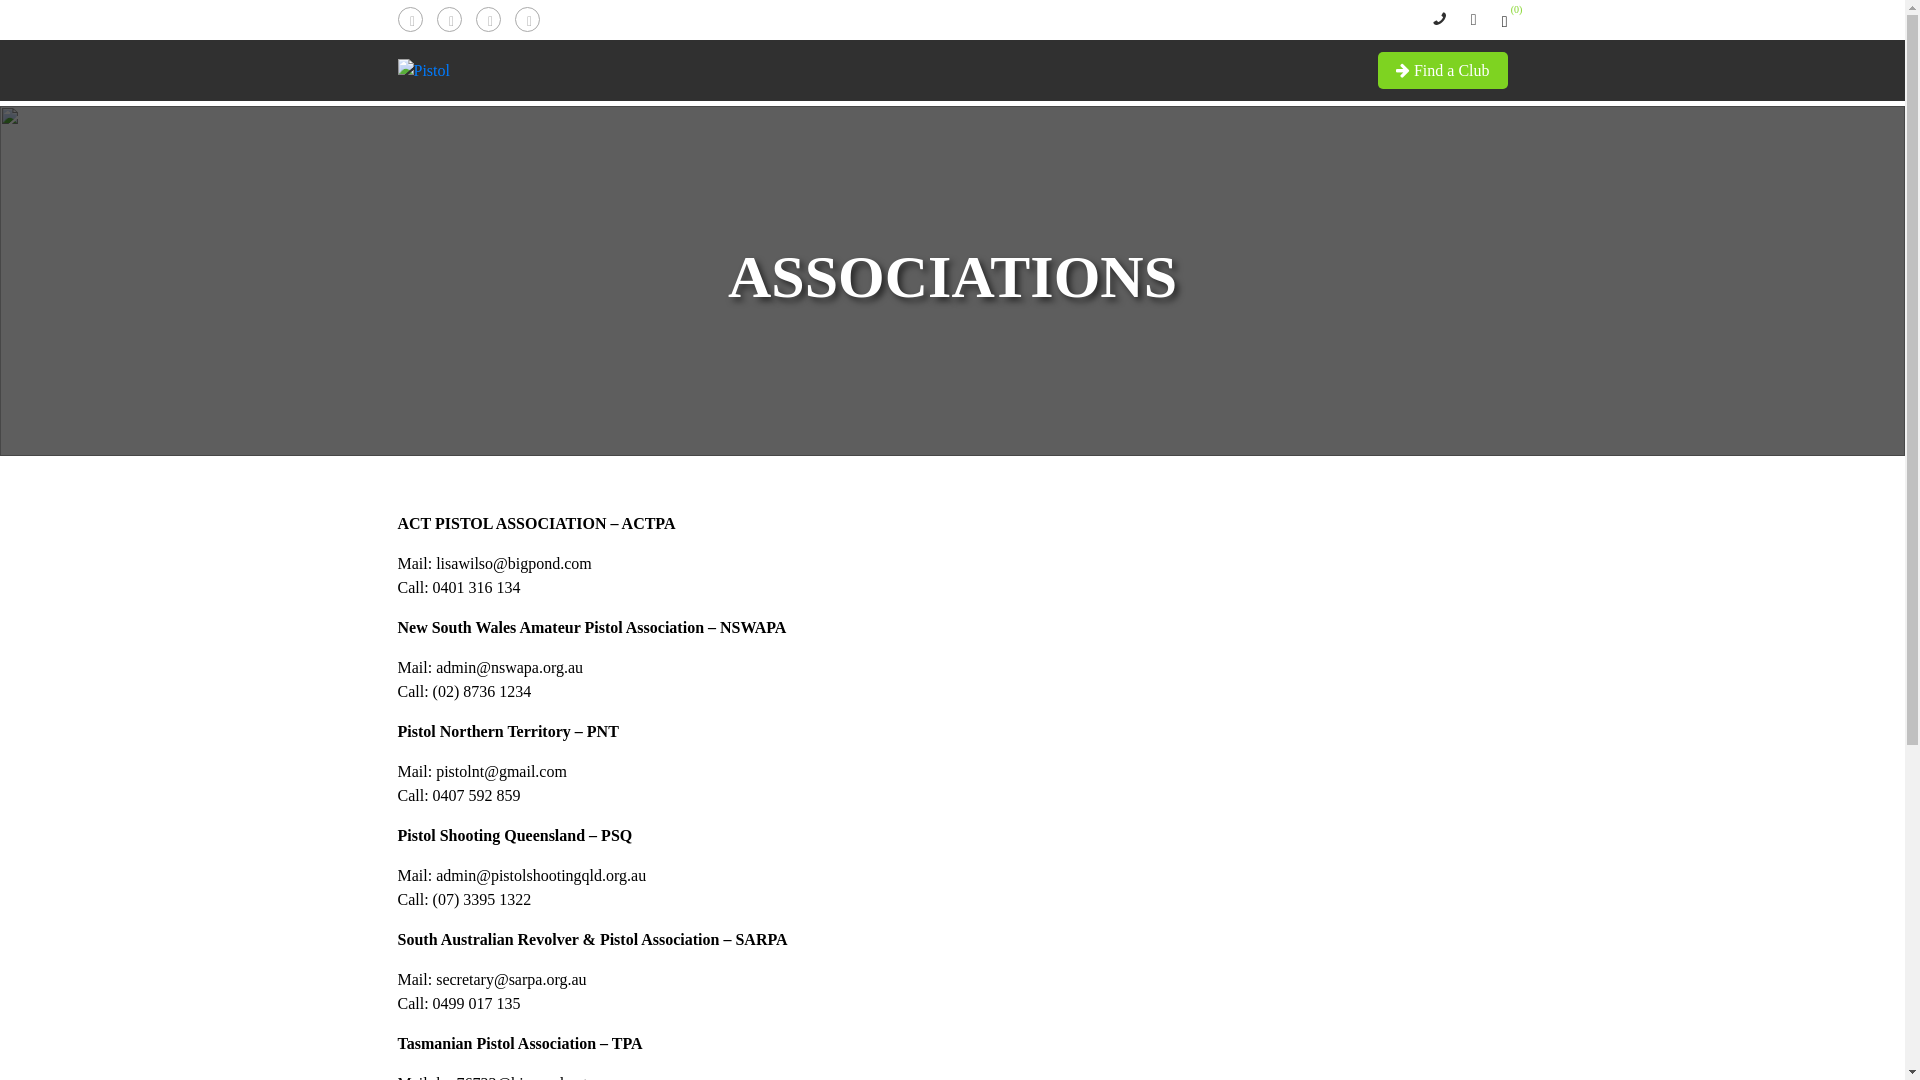 The image size is (1920, 1080). Describe the element at coordinates (509, 667) in the screenshot. I see `'admin@nswapa.org.au'` at that location.